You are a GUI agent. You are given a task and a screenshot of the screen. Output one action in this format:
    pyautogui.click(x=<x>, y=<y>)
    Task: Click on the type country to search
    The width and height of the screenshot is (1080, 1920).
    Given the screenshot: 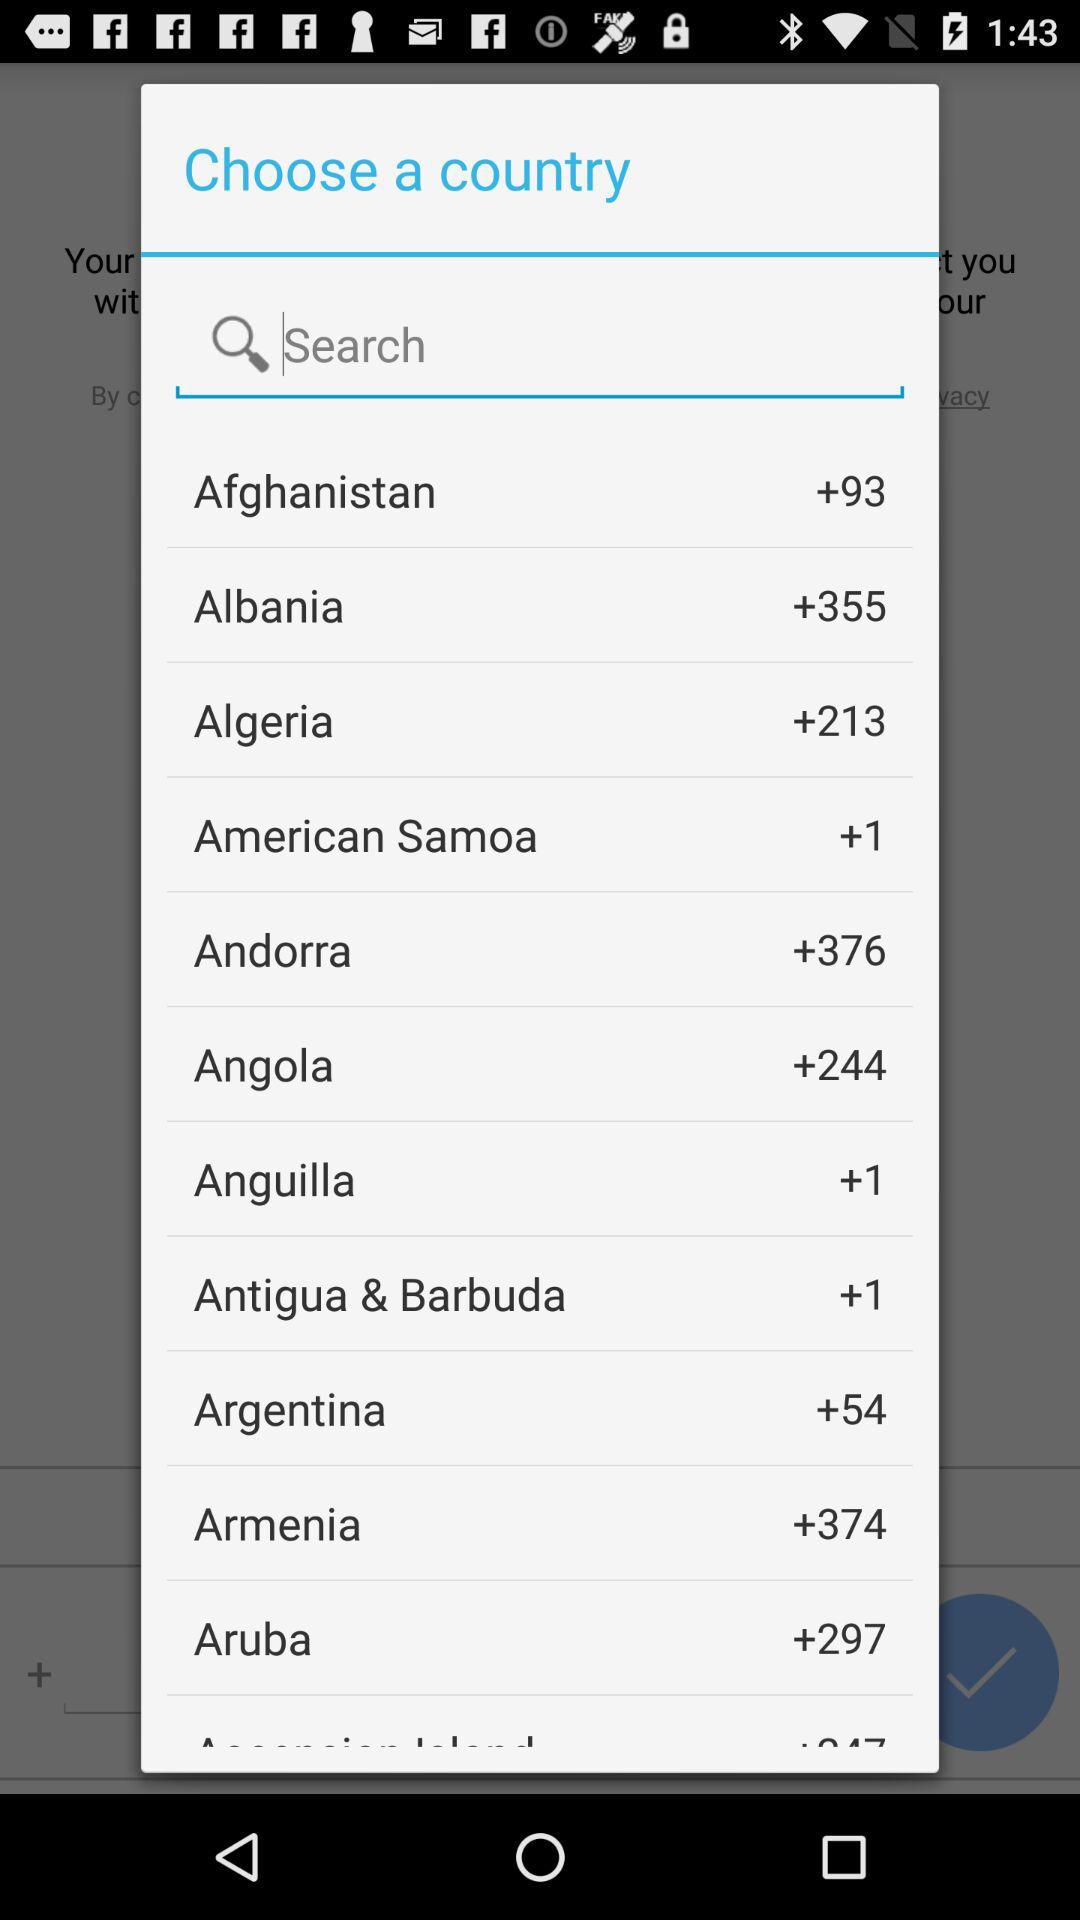 What is the action you would take?
    pyautogui.click(x=540, y=345)
    